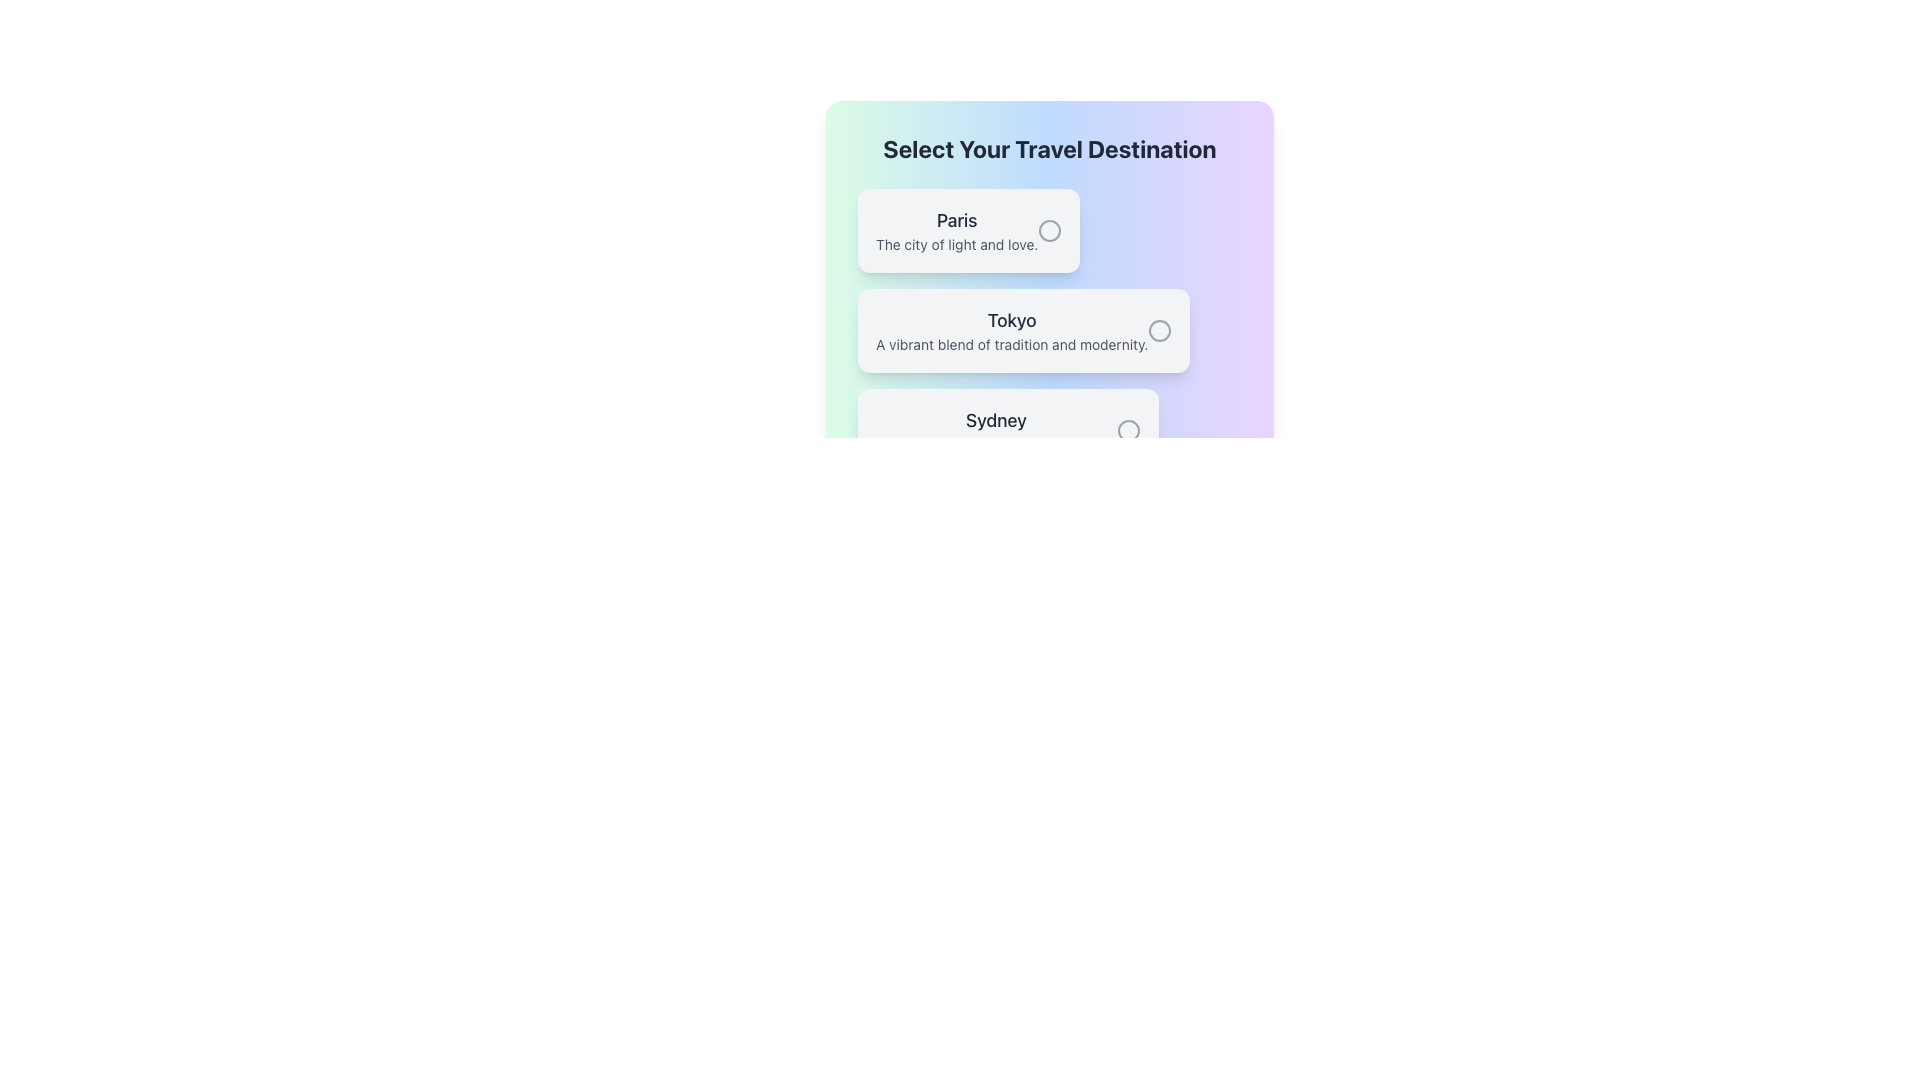  I want to click on the text content of the Label that describes Tokyo as a travel destination, positioned as the second option under 'Select Your Travel Destination.', so click(1012, 330).